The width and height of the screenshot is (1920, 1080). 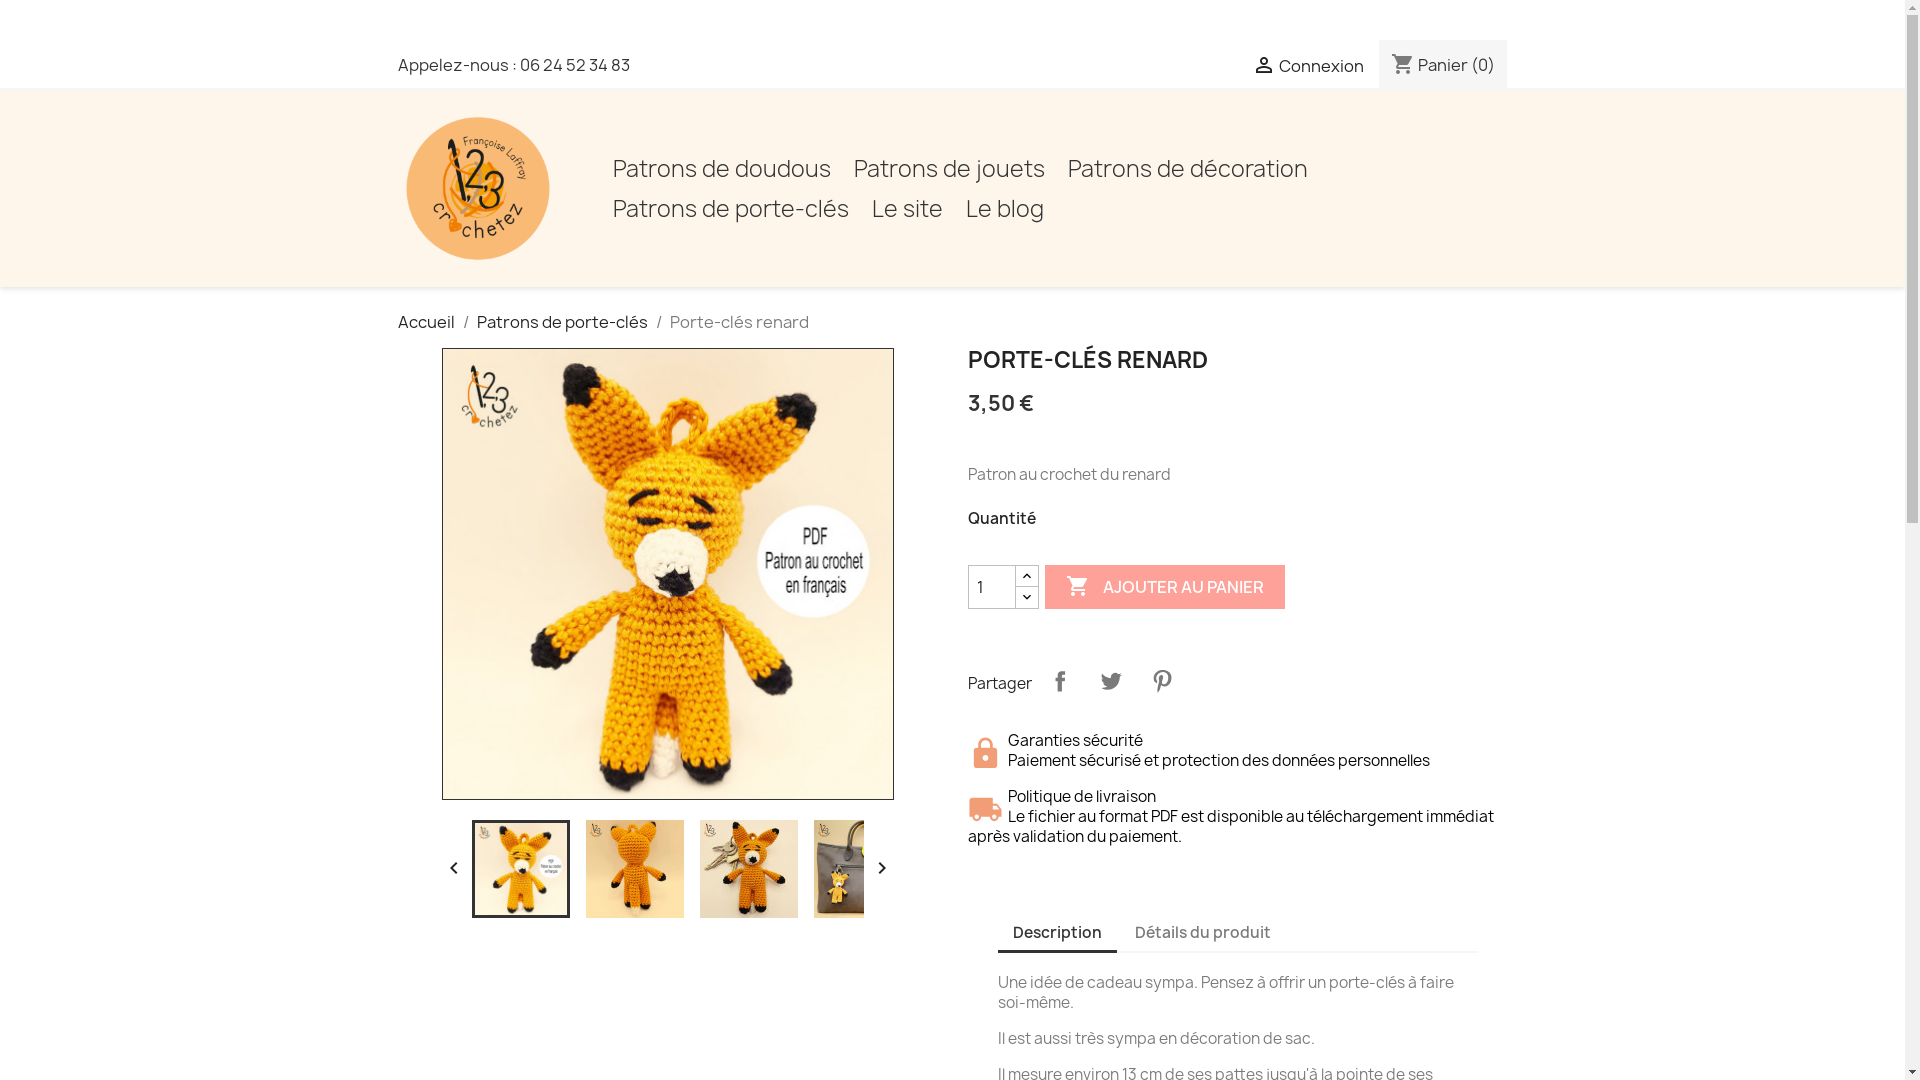 I want to click on 'Description', so click(x=1056, y=933).